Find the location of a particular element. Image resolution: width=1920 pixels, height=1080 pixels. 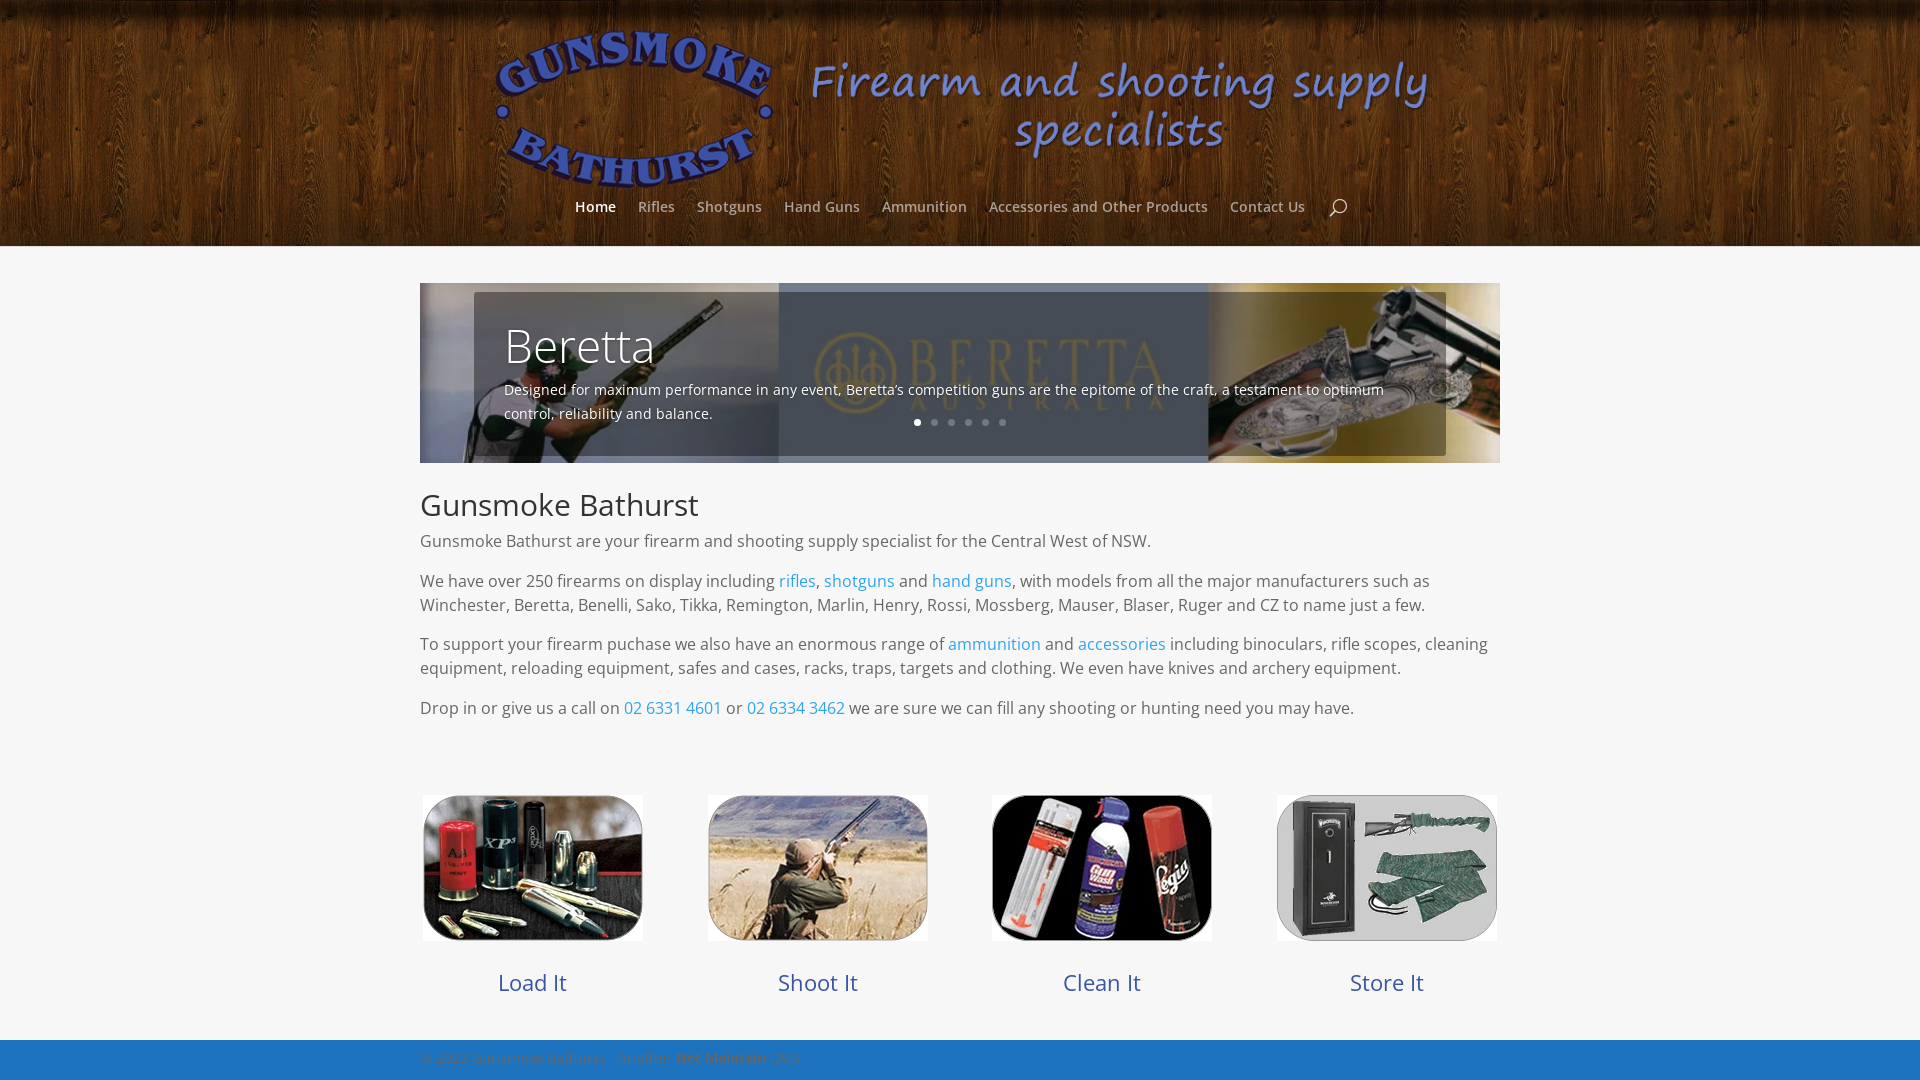

'hand guns' is located at coordinates (971, 581).